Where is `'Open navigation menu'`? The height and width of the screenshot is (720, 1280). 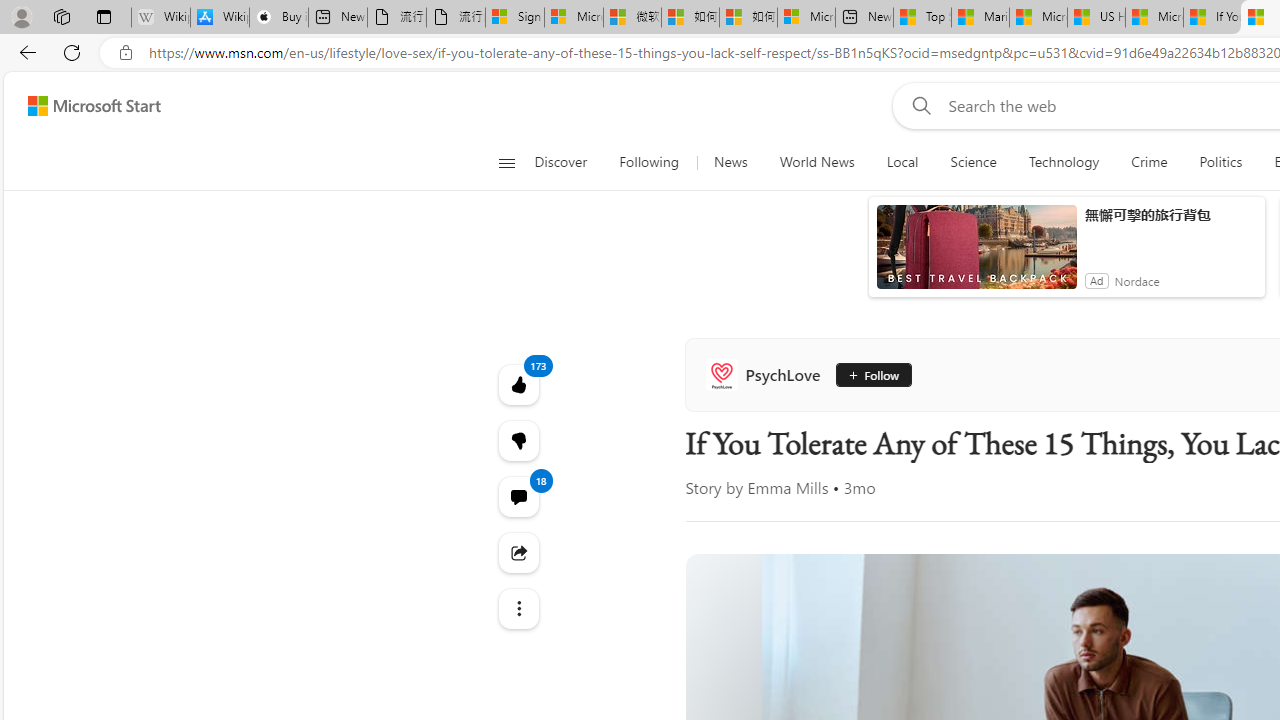 'Open navigation menu' is located at coordinates (506, 162).